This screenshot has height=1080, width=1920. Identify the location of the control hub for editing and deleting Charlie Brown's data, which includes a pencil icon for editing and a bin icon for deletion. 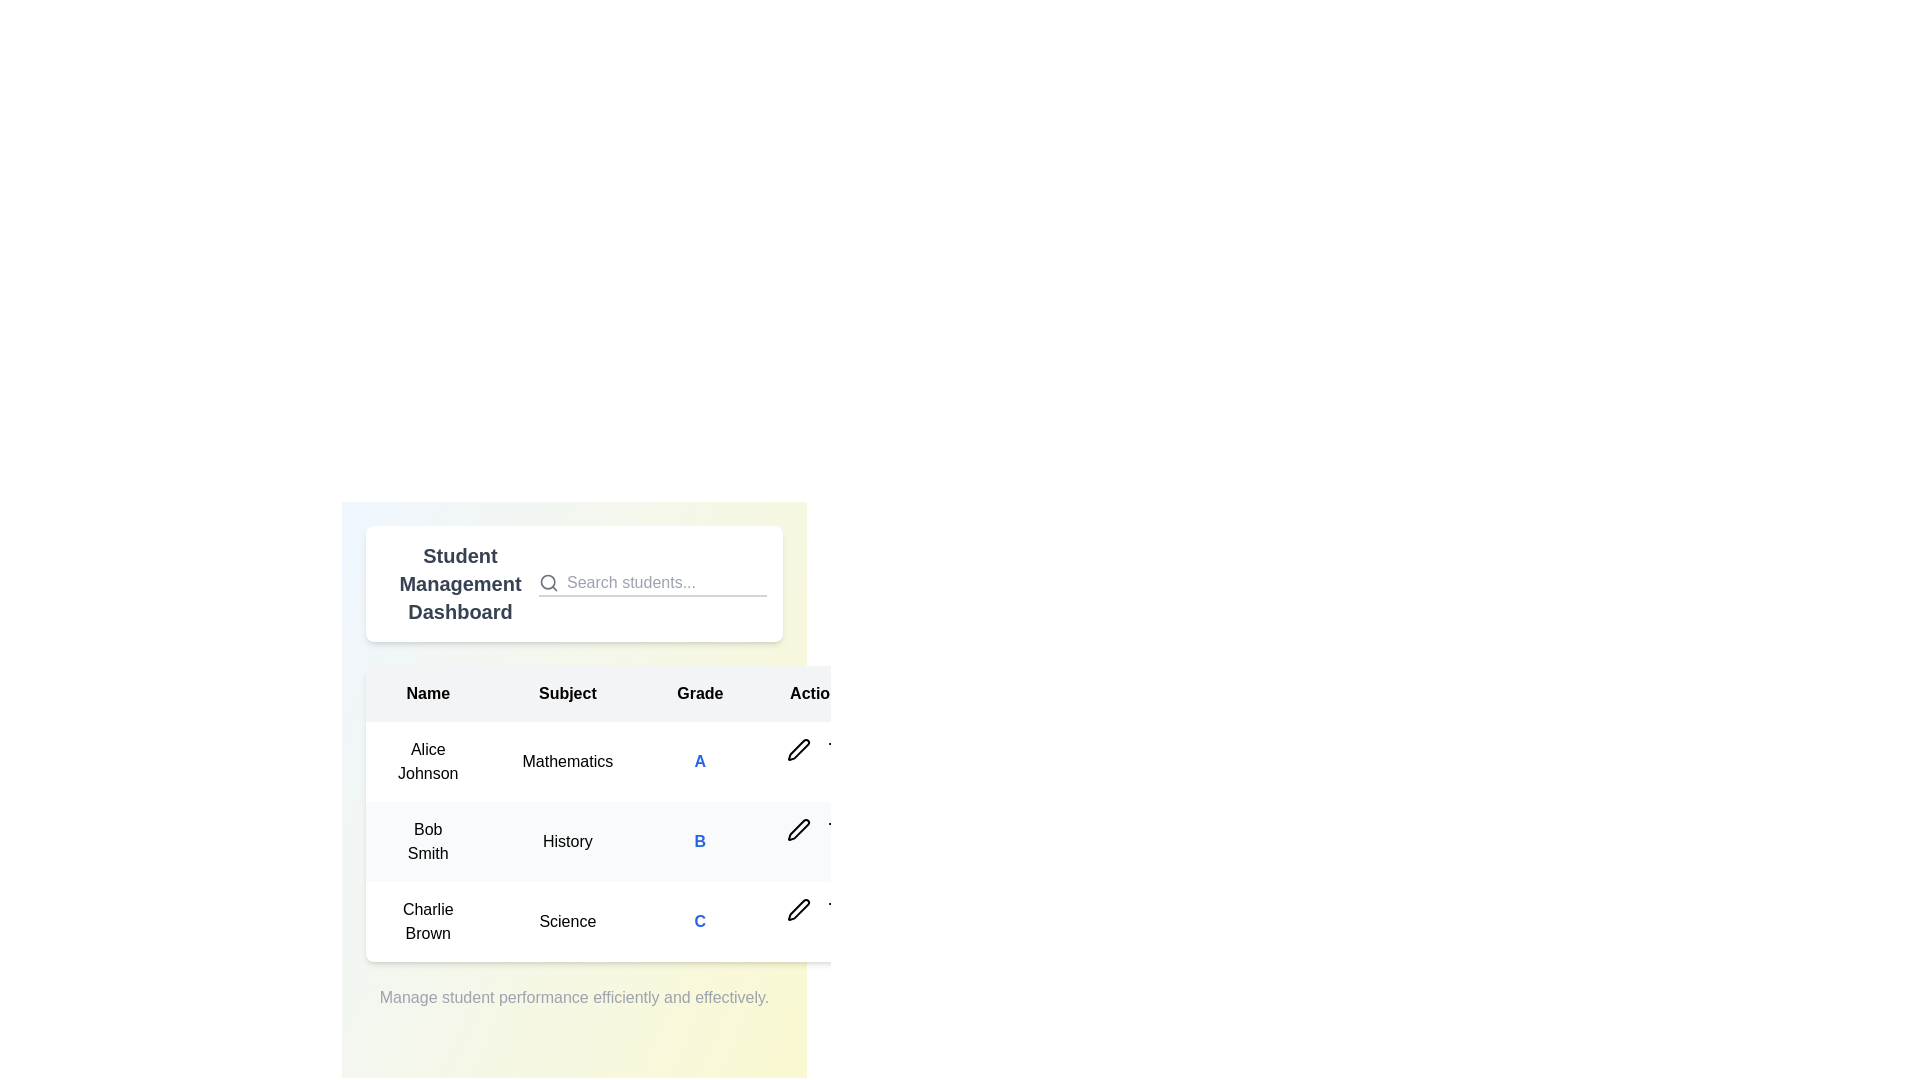
(819, 910).